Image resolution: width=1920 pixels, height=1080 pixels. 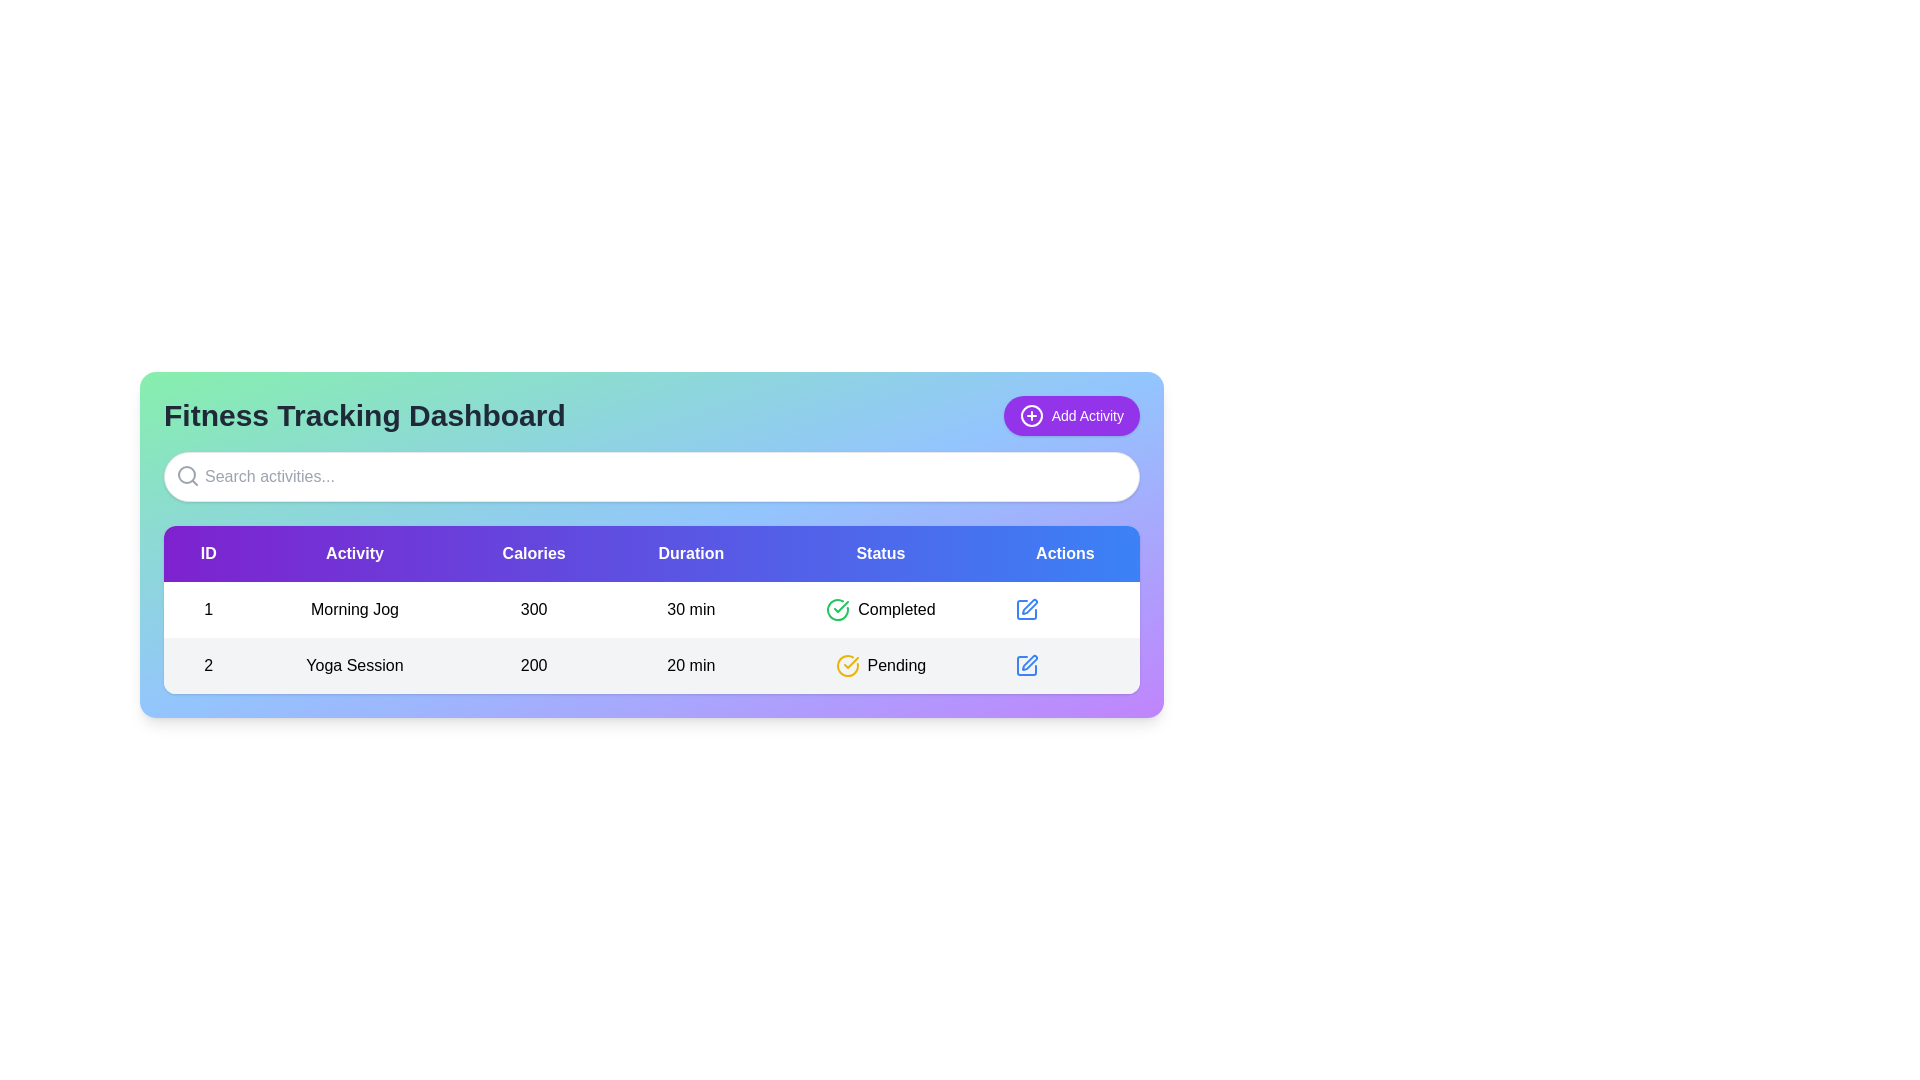 I want to click on the edit button in the 'Actions' column of the second row, which corresponds to the 'Yoga Session' row in the table, so click(x=1026, y=608).